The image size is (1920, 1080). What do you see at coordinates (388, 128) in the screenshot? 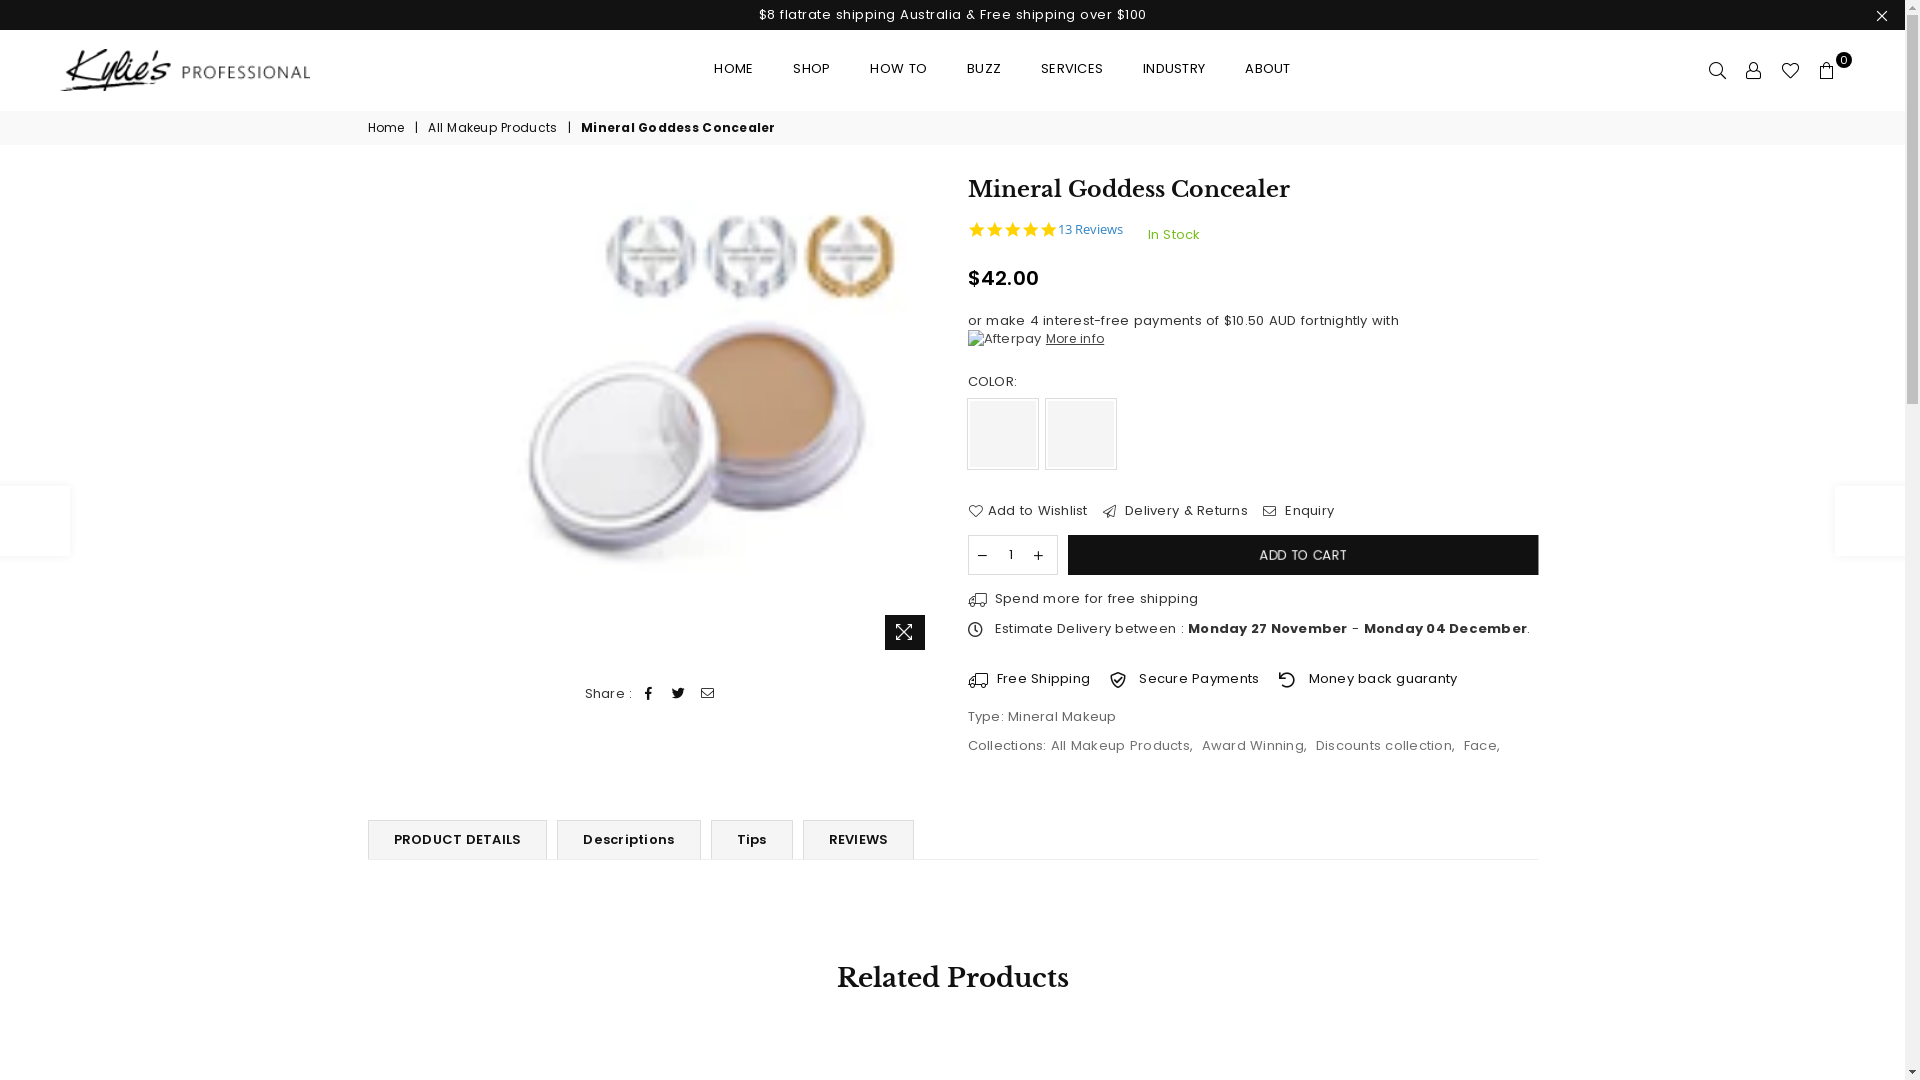
I see `'Home'` at bounding box center [388, 128].